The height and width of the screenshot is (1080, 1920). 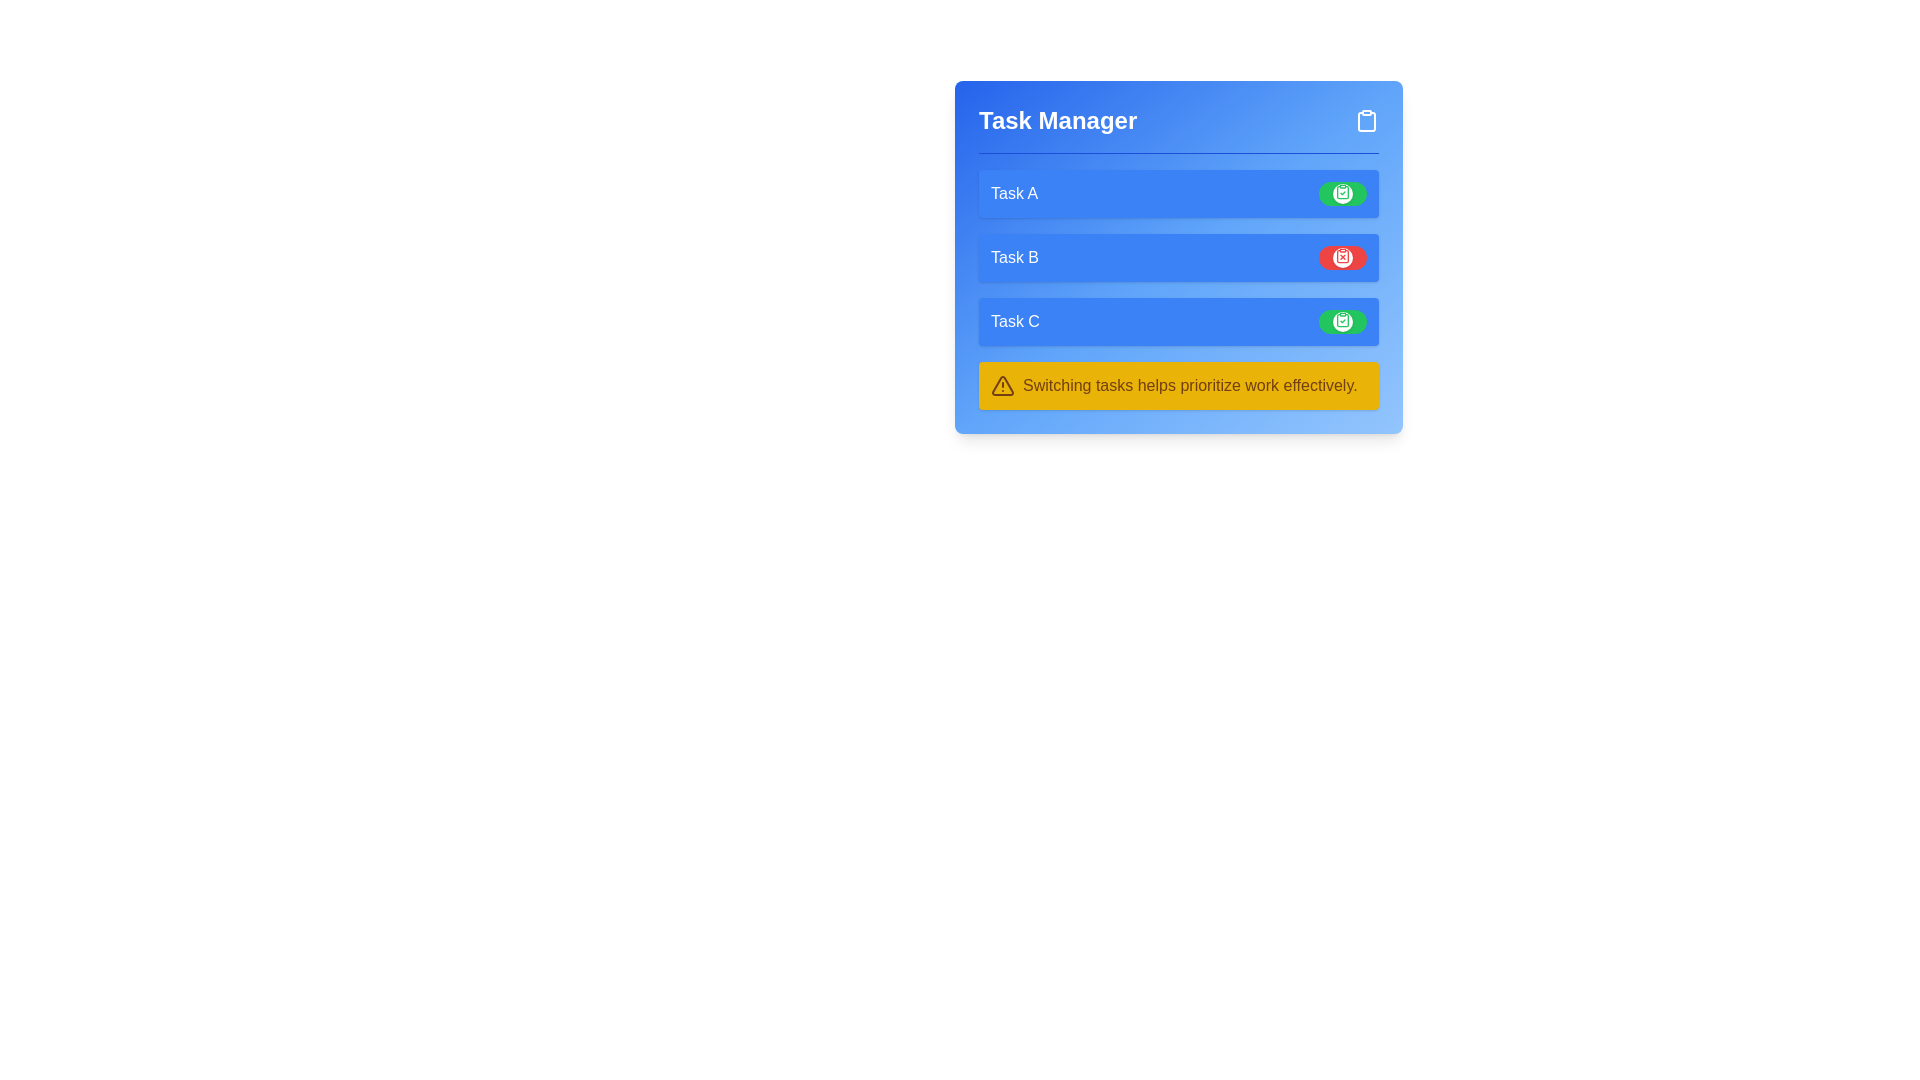 What do you see at coordinates (1179, 385) in the screenshot?
I see `the Notification banner, which is a rectangular block with a bold yellow background, black text, and contains the message 'Switching tasks helps prioritize work effectively.' It is located below the task sections labeled 'Task A,' 'Task B,' and 'Task C.'` at bounding box center [1179, 385].